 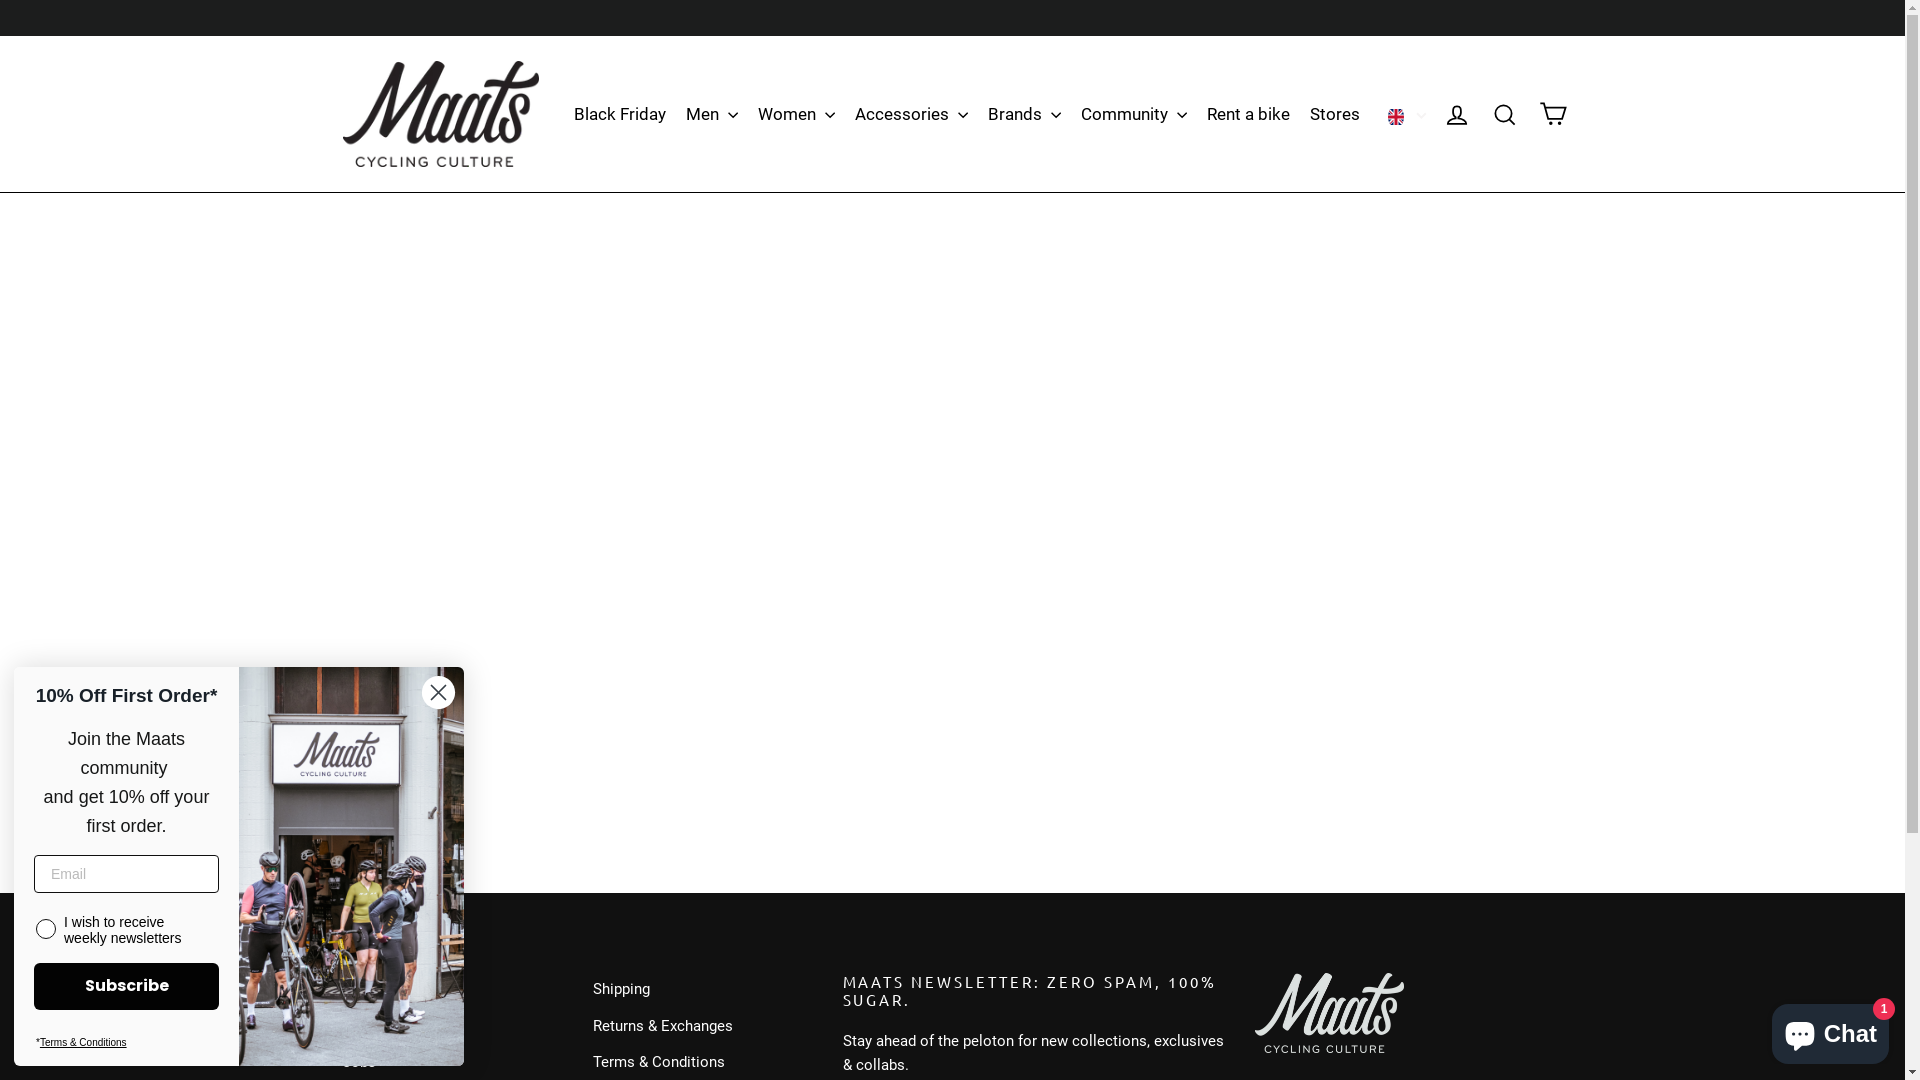 I want to click on 'Brands', so click(x=1024, y=114).